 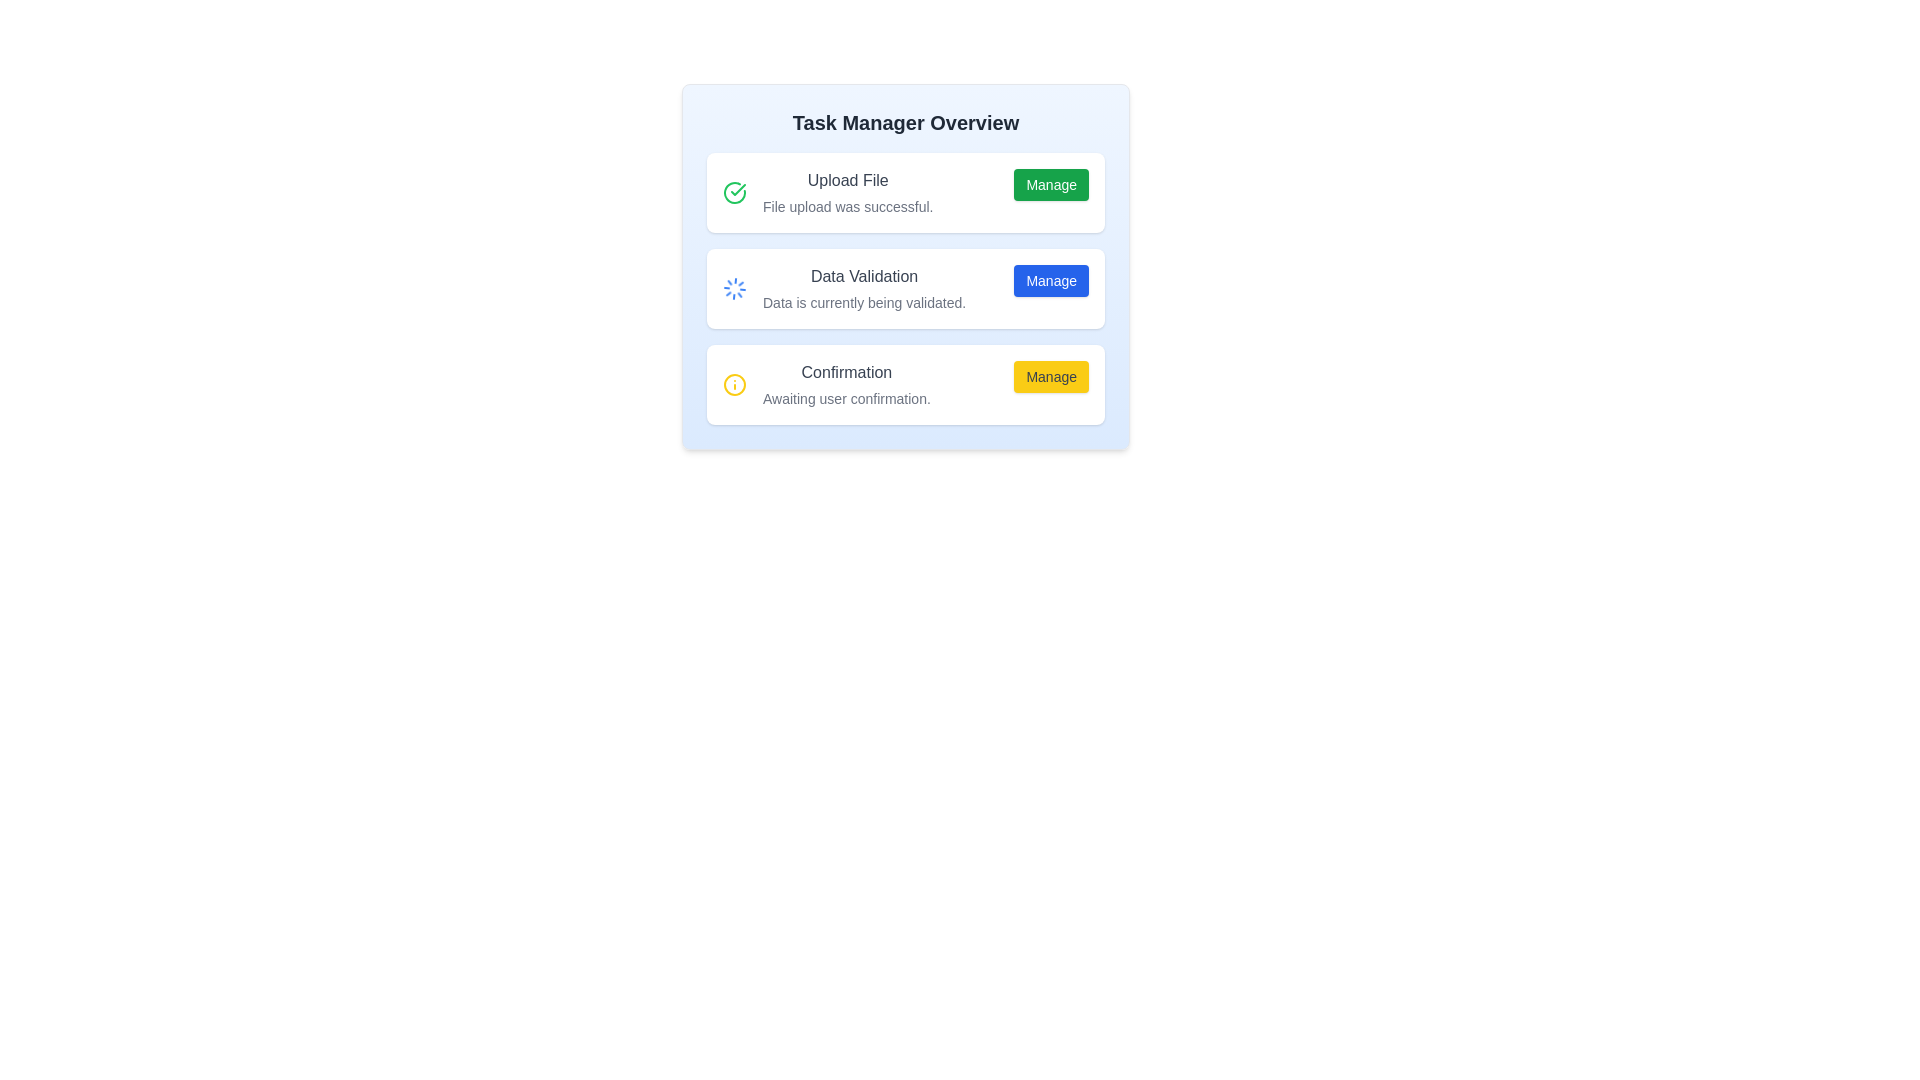 I want to click on the status update element for the task titled 'Data Validation', which is indicated by a spinning loader icon and located in the second card of the 'Task Manager Overview' interface, so click(x=844, y=289).